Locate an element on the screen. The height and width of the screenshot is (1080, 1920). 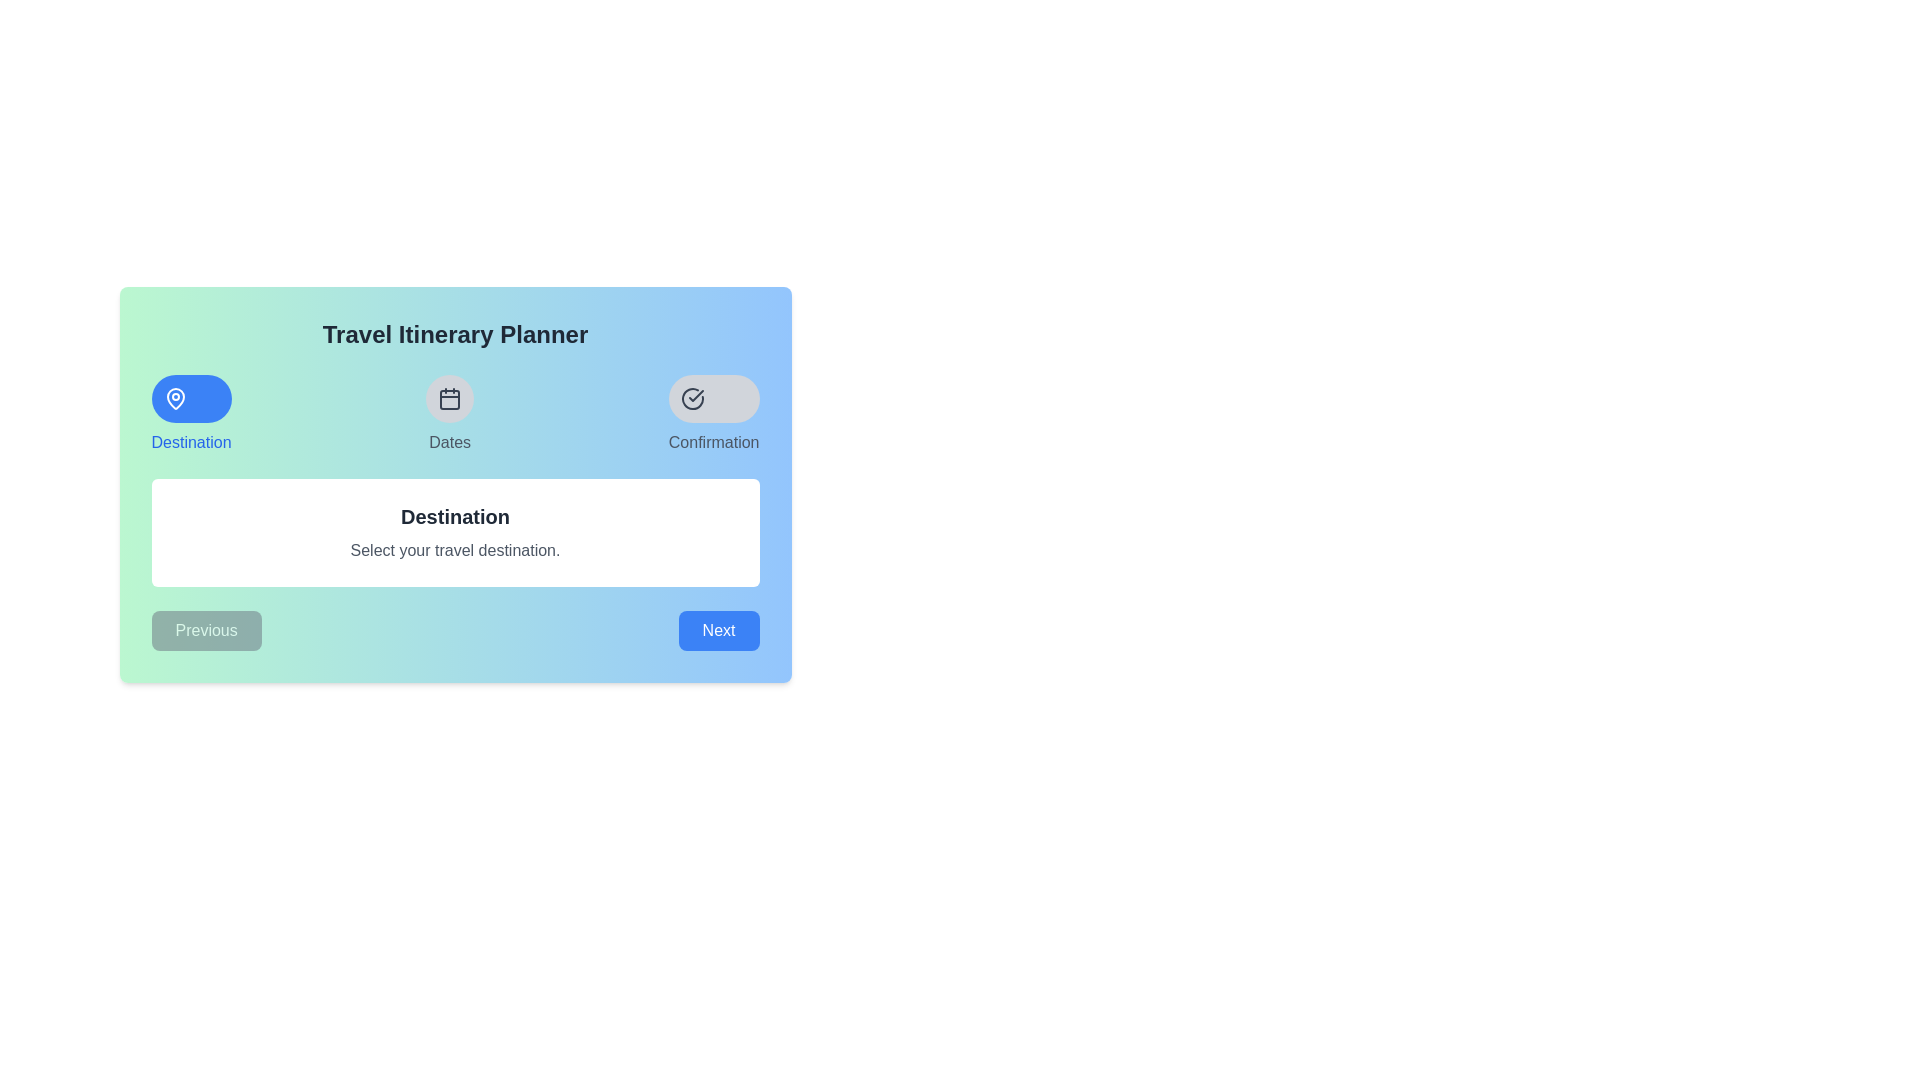
the circular icon with a checkmark inside, styled with a gray background and darker gray outline, located at the rightmost position of three horizontal icons labeled 'Confirmation' is located at coordinates (692, 398).